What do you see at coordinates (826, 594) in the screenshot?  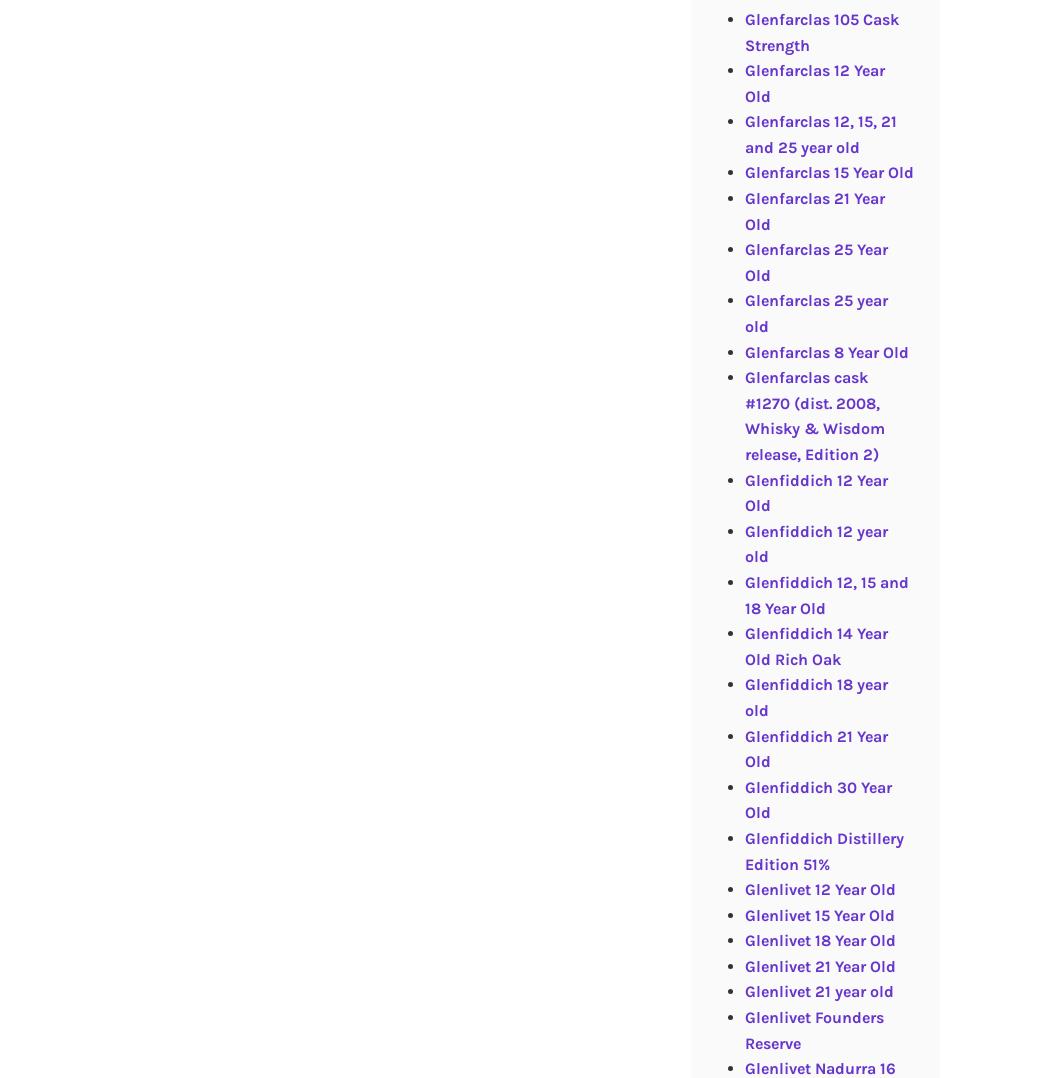 I see `'Glenfiddich 12, 15 and 18 Year Old'` at bounding box center [826, 594].